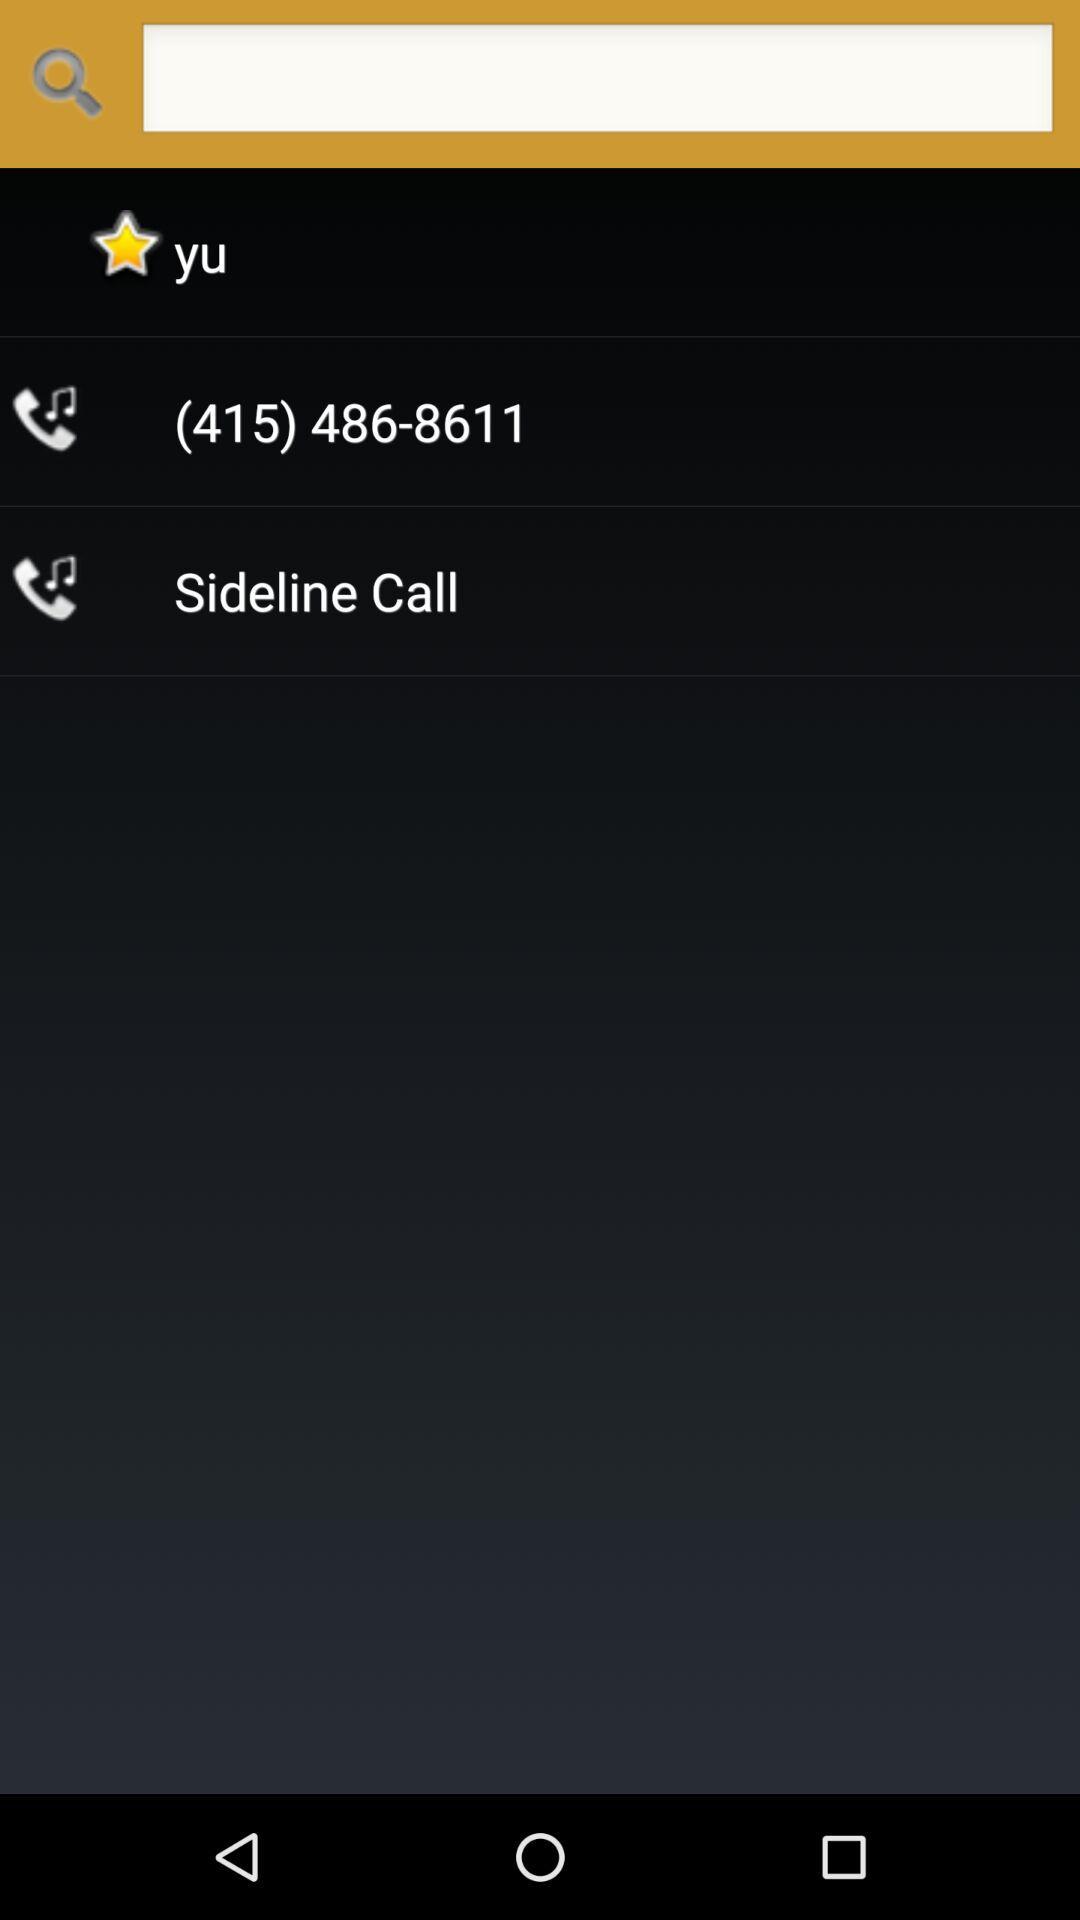 The image size is (1080, 1920). What do you see at coordinates (126, 251) in the screenshot?
I see `the icon next to the yu icon` at bounding box center [126, 251].